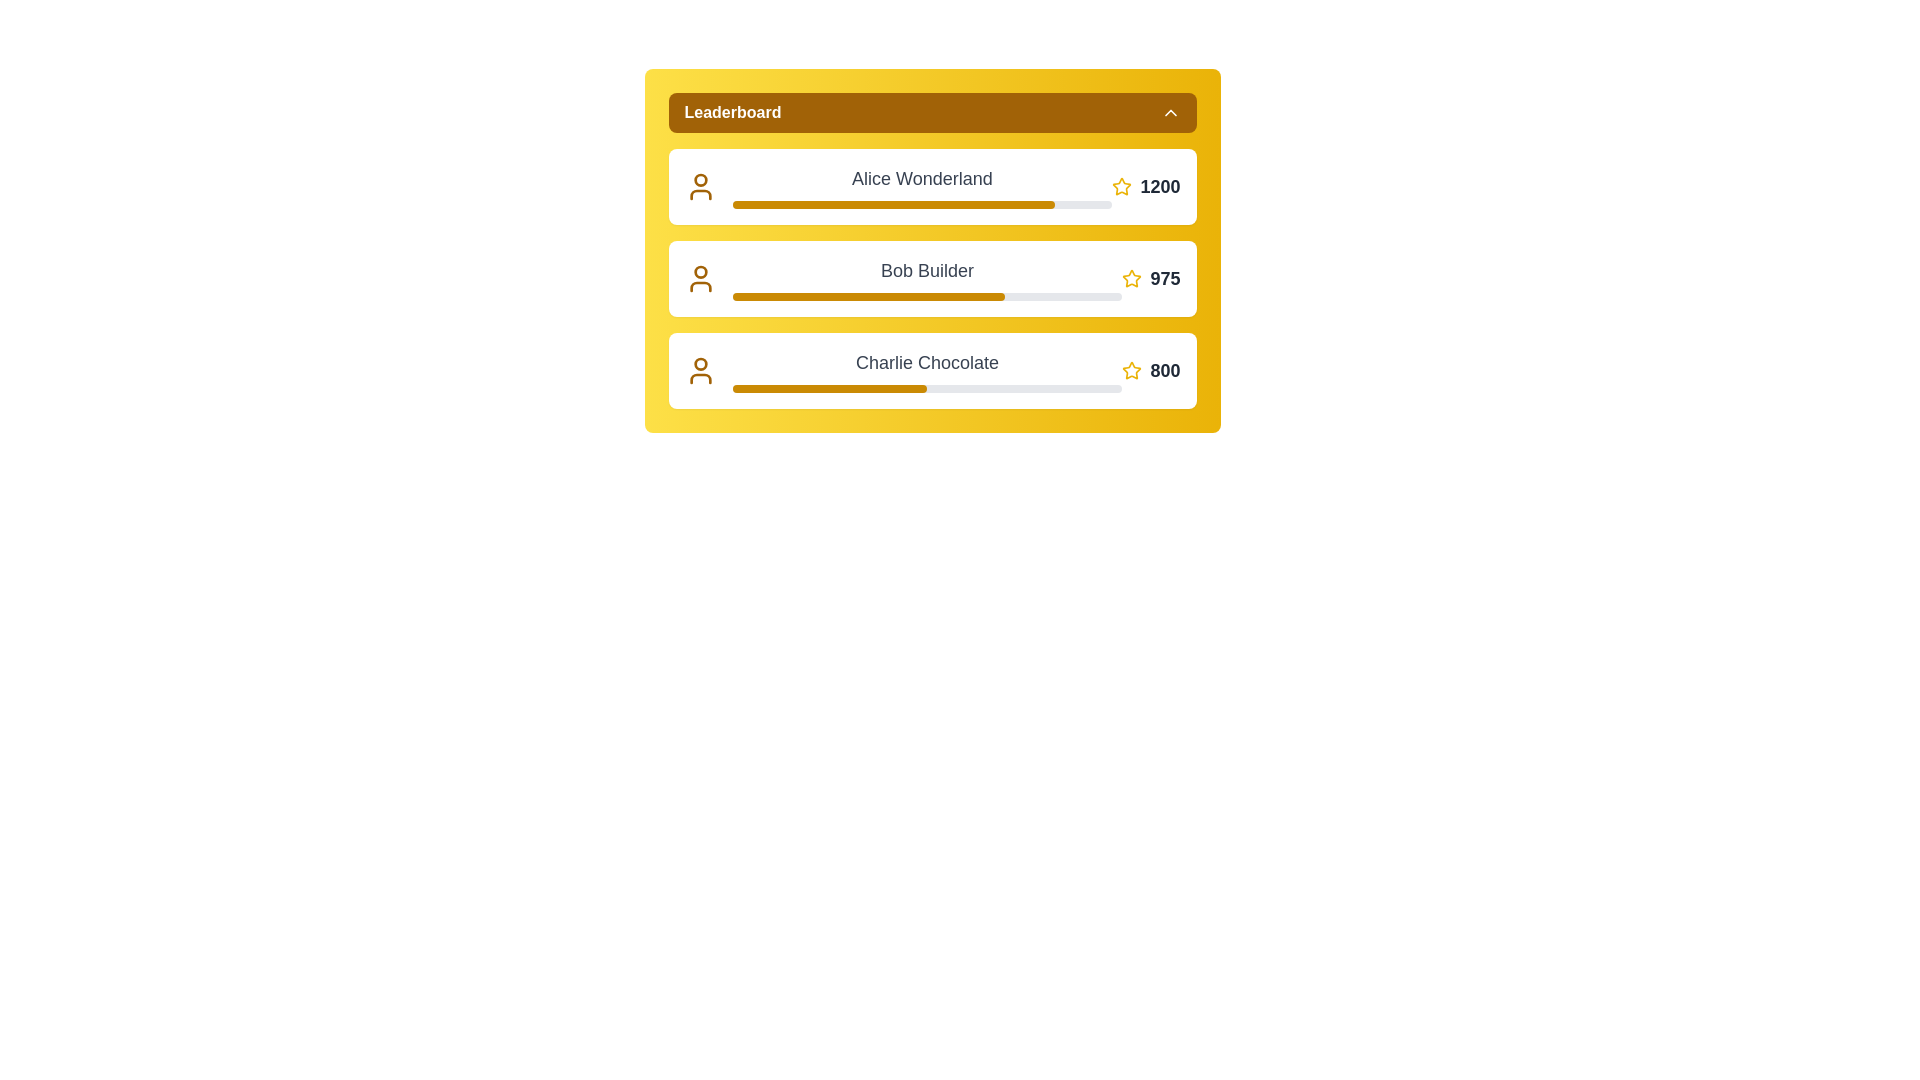 The width and height of the screenshot is (1920, 1080). What do you see at coordinates (1165, 278) in the screenshot?
I see `displayed number '975' from the text label element adjacent to the yellow star icon for 'Bob Builder' on the leaderboard` at bounding box center [1165, 278].